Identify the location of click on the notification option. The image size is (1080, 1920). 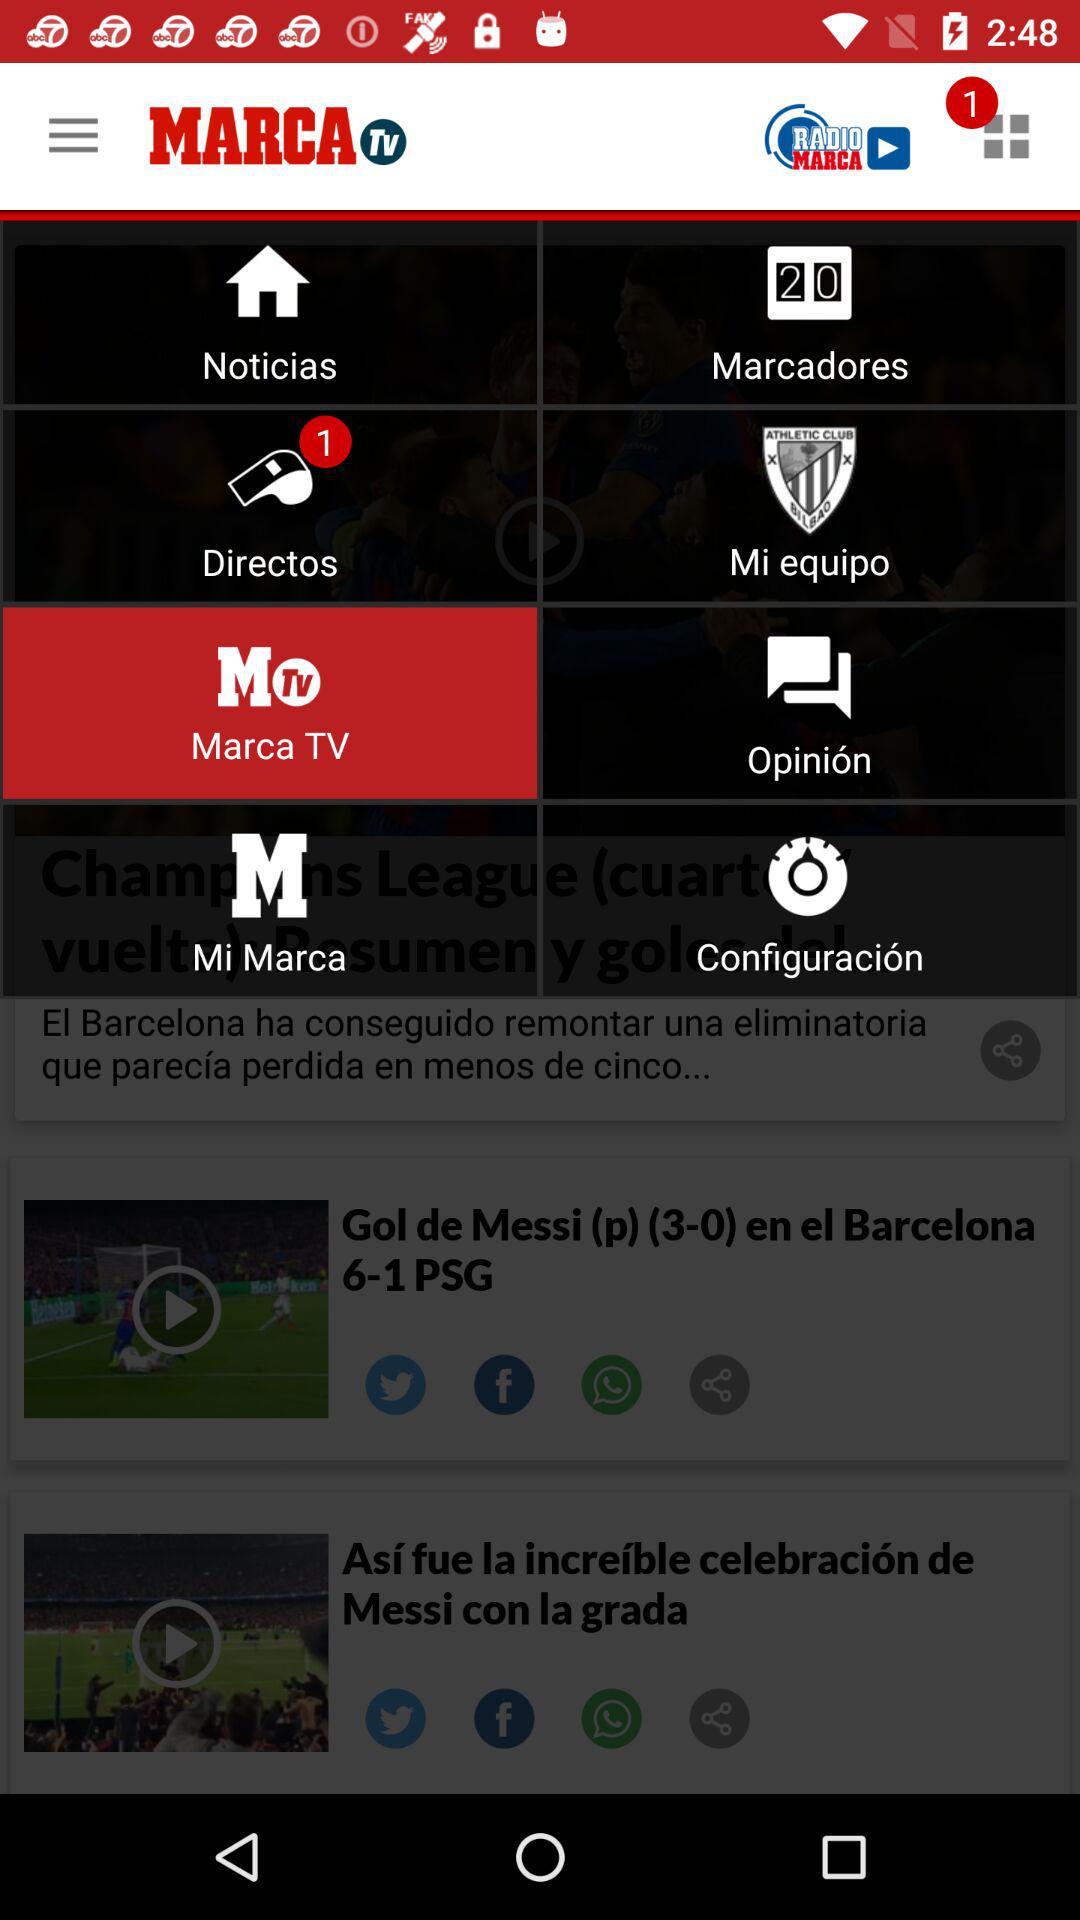
(1006, 135).